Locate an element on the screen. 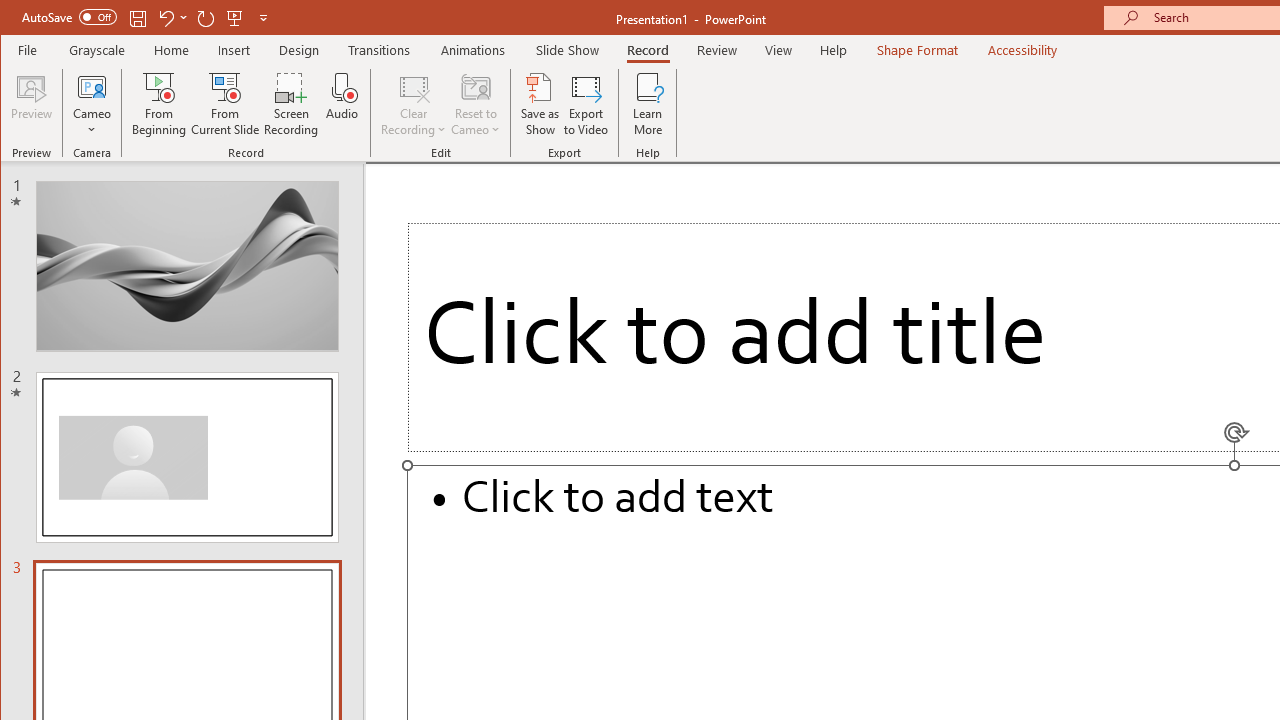 The width and height of the screenshot is (1280, 720). 'Clear Recording' is located at coordinates (413, 104).